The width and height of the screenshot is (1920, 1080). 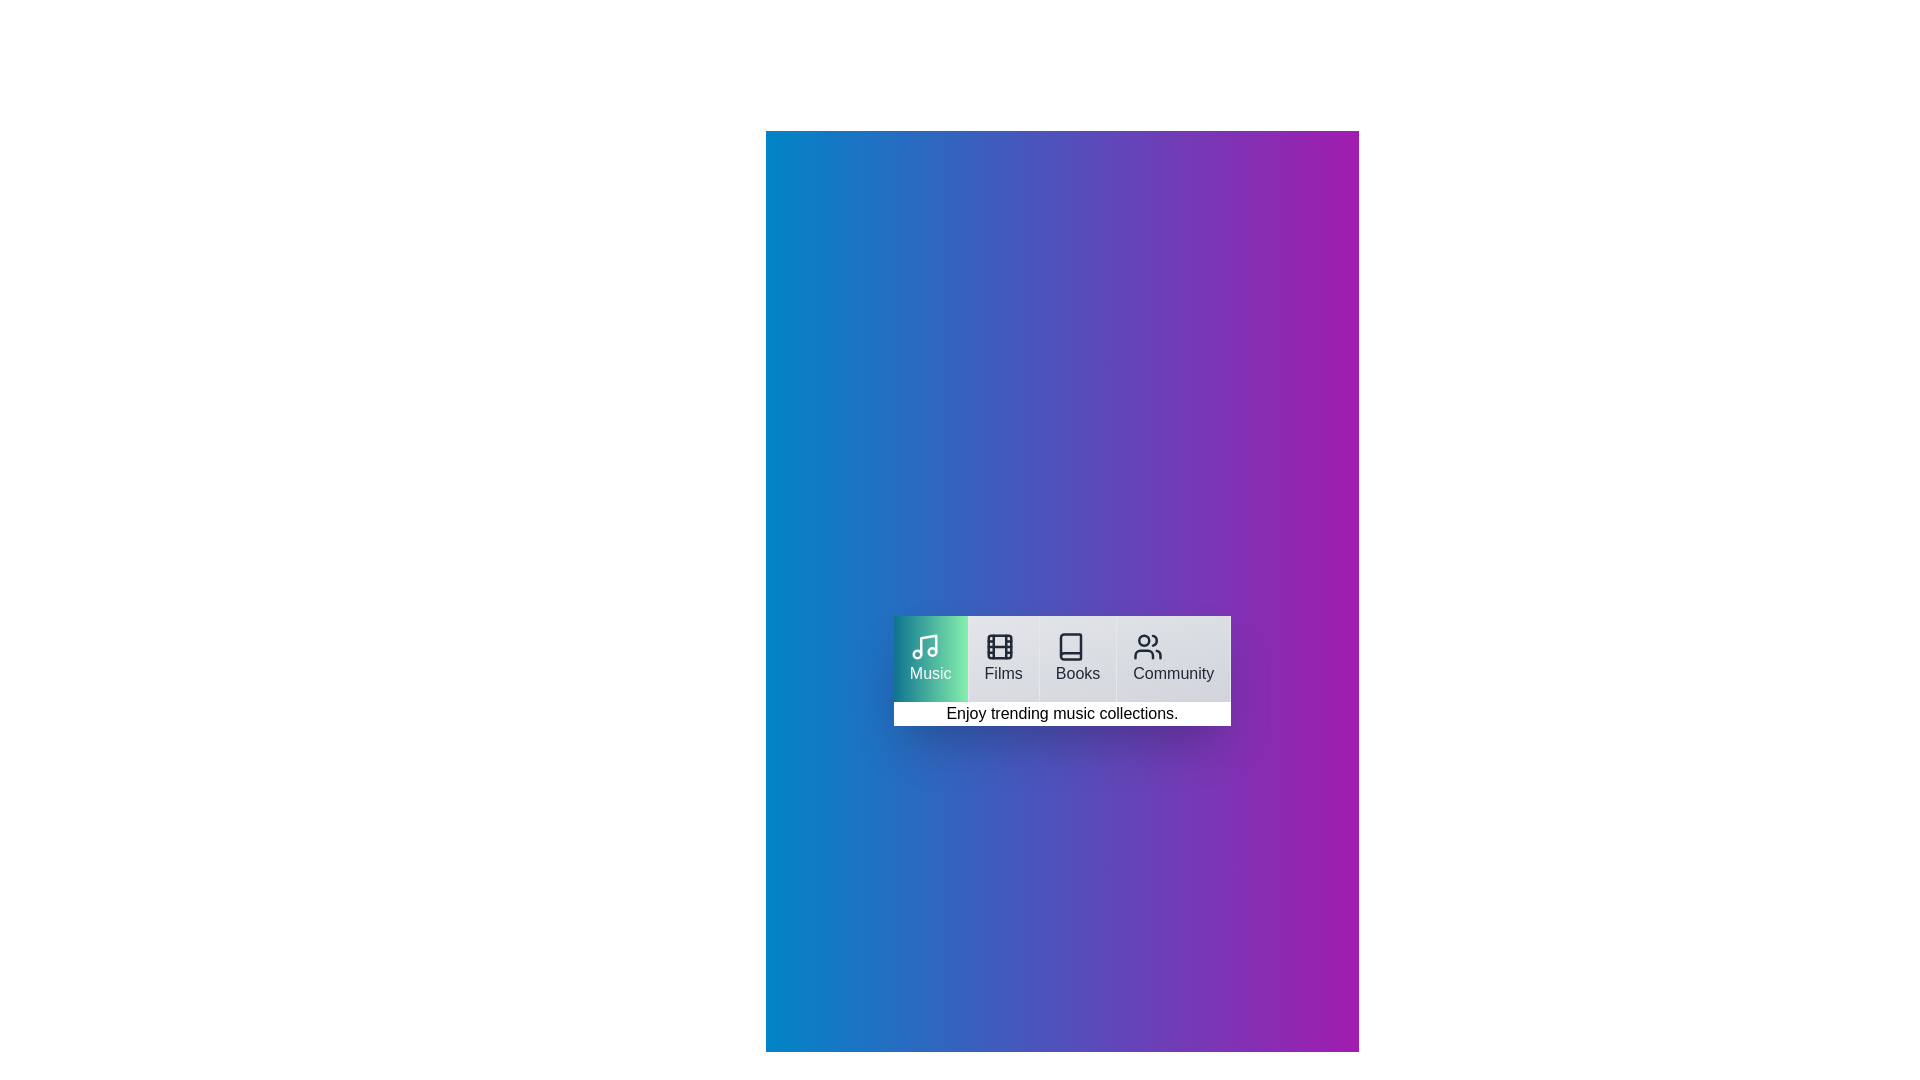 I want to click on the Navigation Button located between 'Films' and 'Community', so click(x=1077, y=659).